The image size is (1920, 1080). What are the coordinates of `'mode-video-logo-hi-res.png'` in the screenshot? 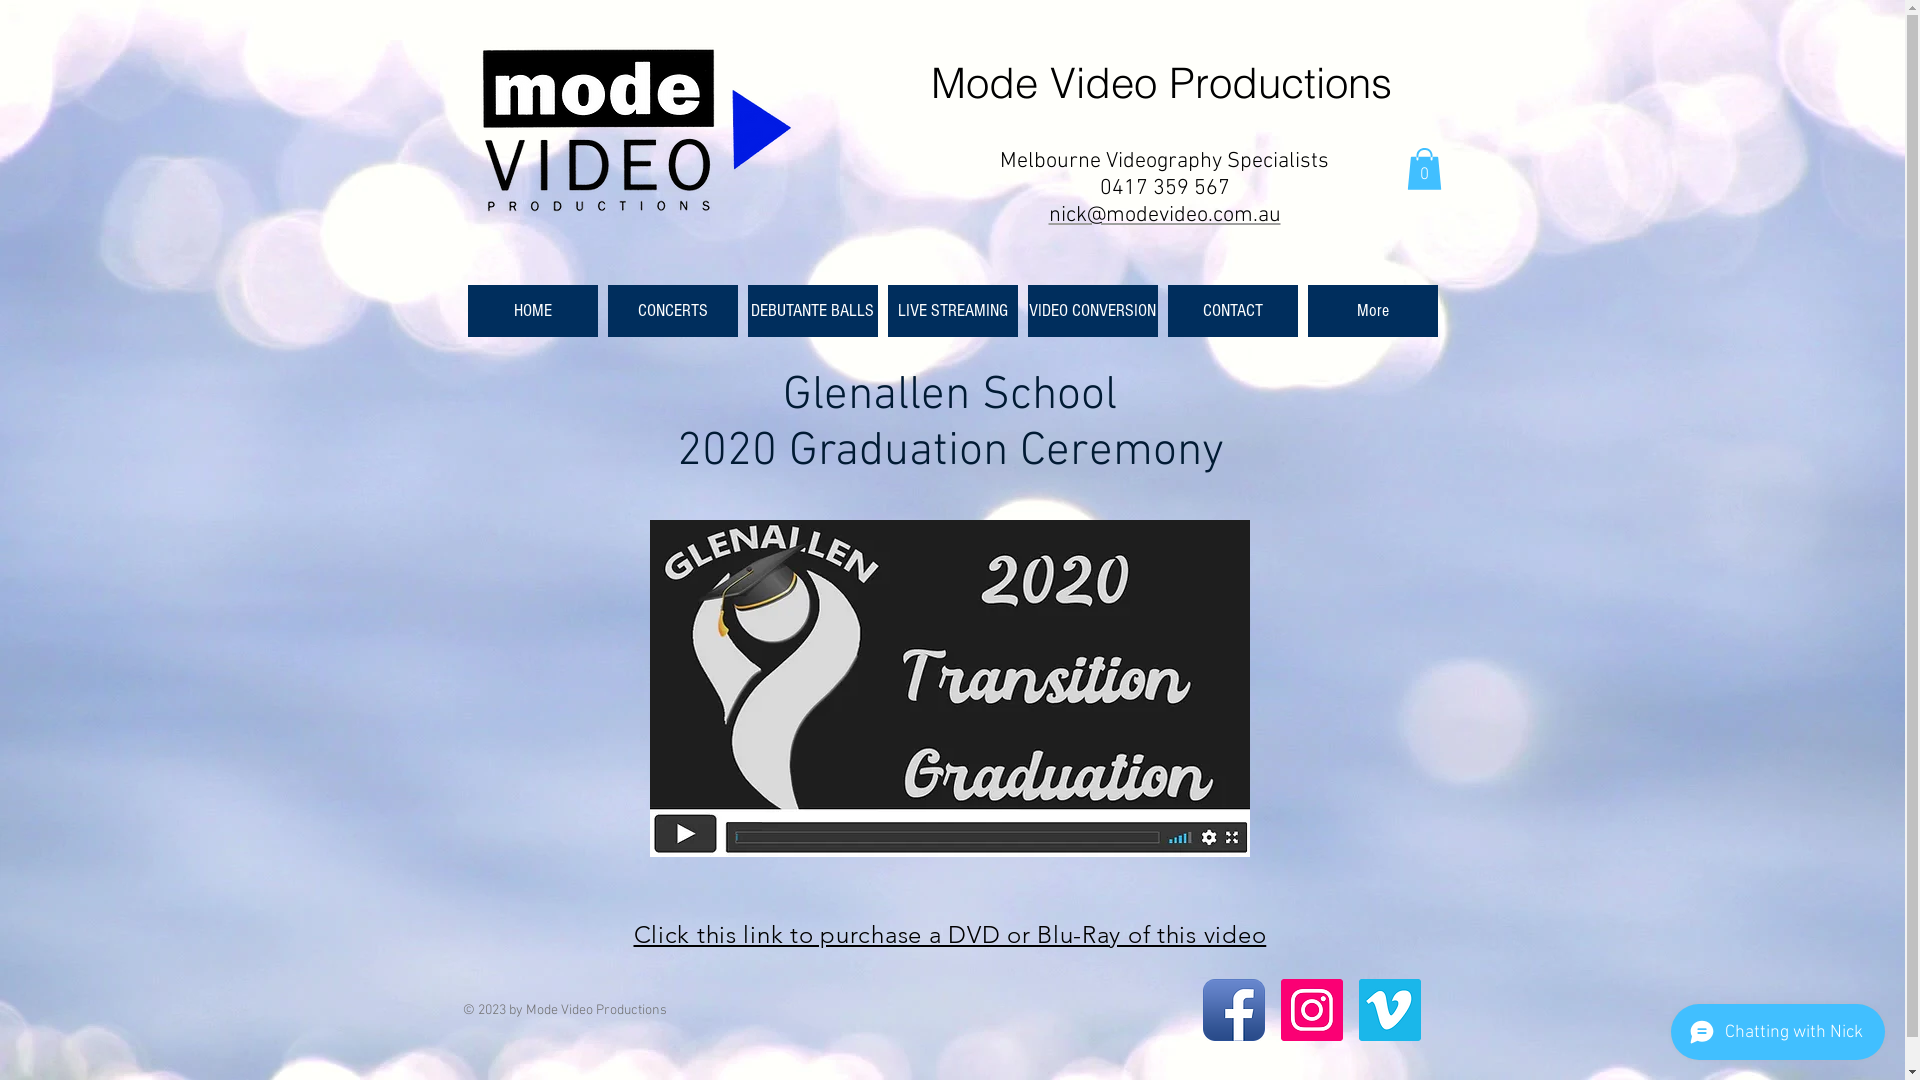 It's located at (634, 132).